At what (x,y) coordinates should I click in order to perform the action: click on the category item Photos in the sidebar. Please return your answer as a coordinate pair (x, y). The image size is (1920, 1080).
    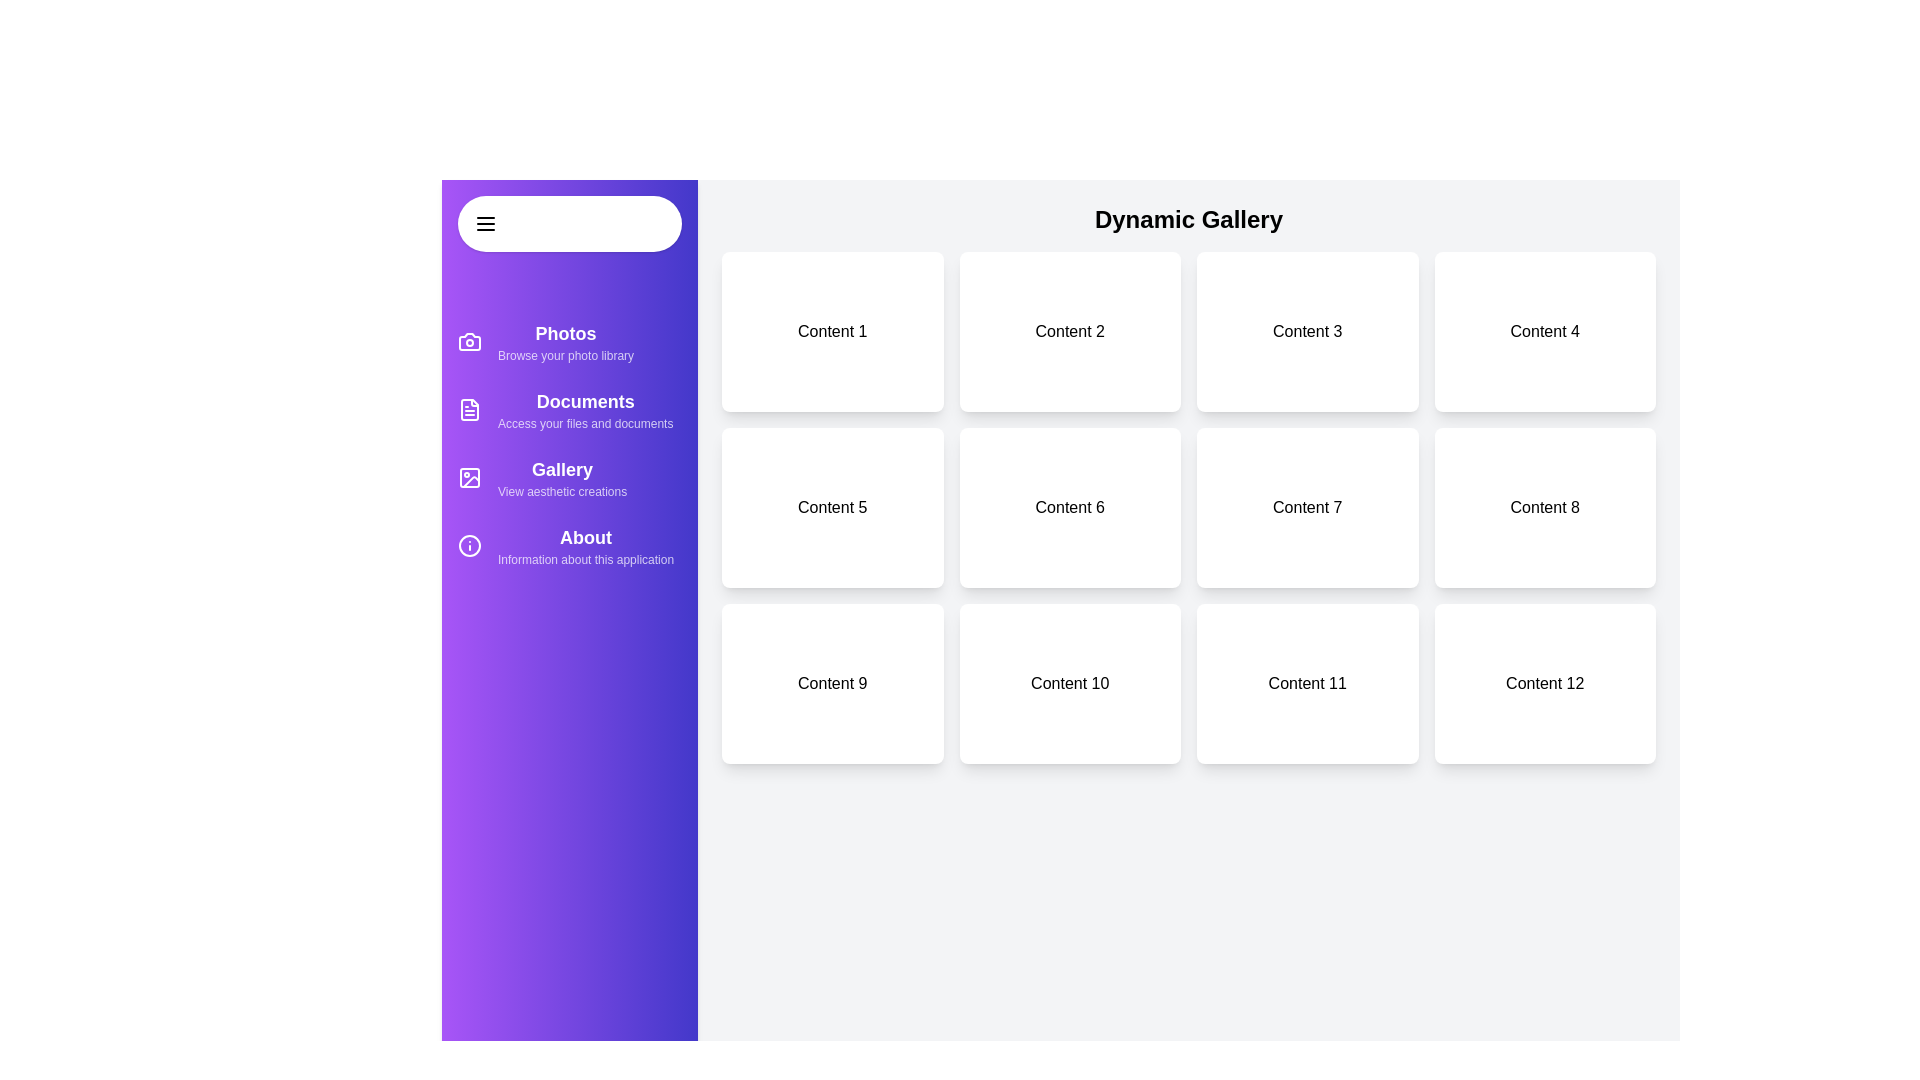
    Looking at the image, I should click on (569, 341).